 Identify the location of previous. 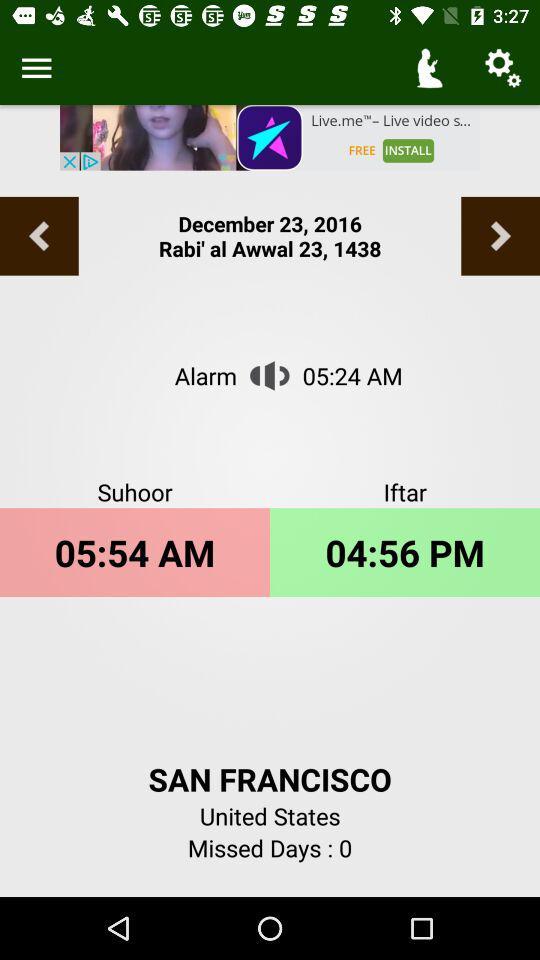
(499, 236).